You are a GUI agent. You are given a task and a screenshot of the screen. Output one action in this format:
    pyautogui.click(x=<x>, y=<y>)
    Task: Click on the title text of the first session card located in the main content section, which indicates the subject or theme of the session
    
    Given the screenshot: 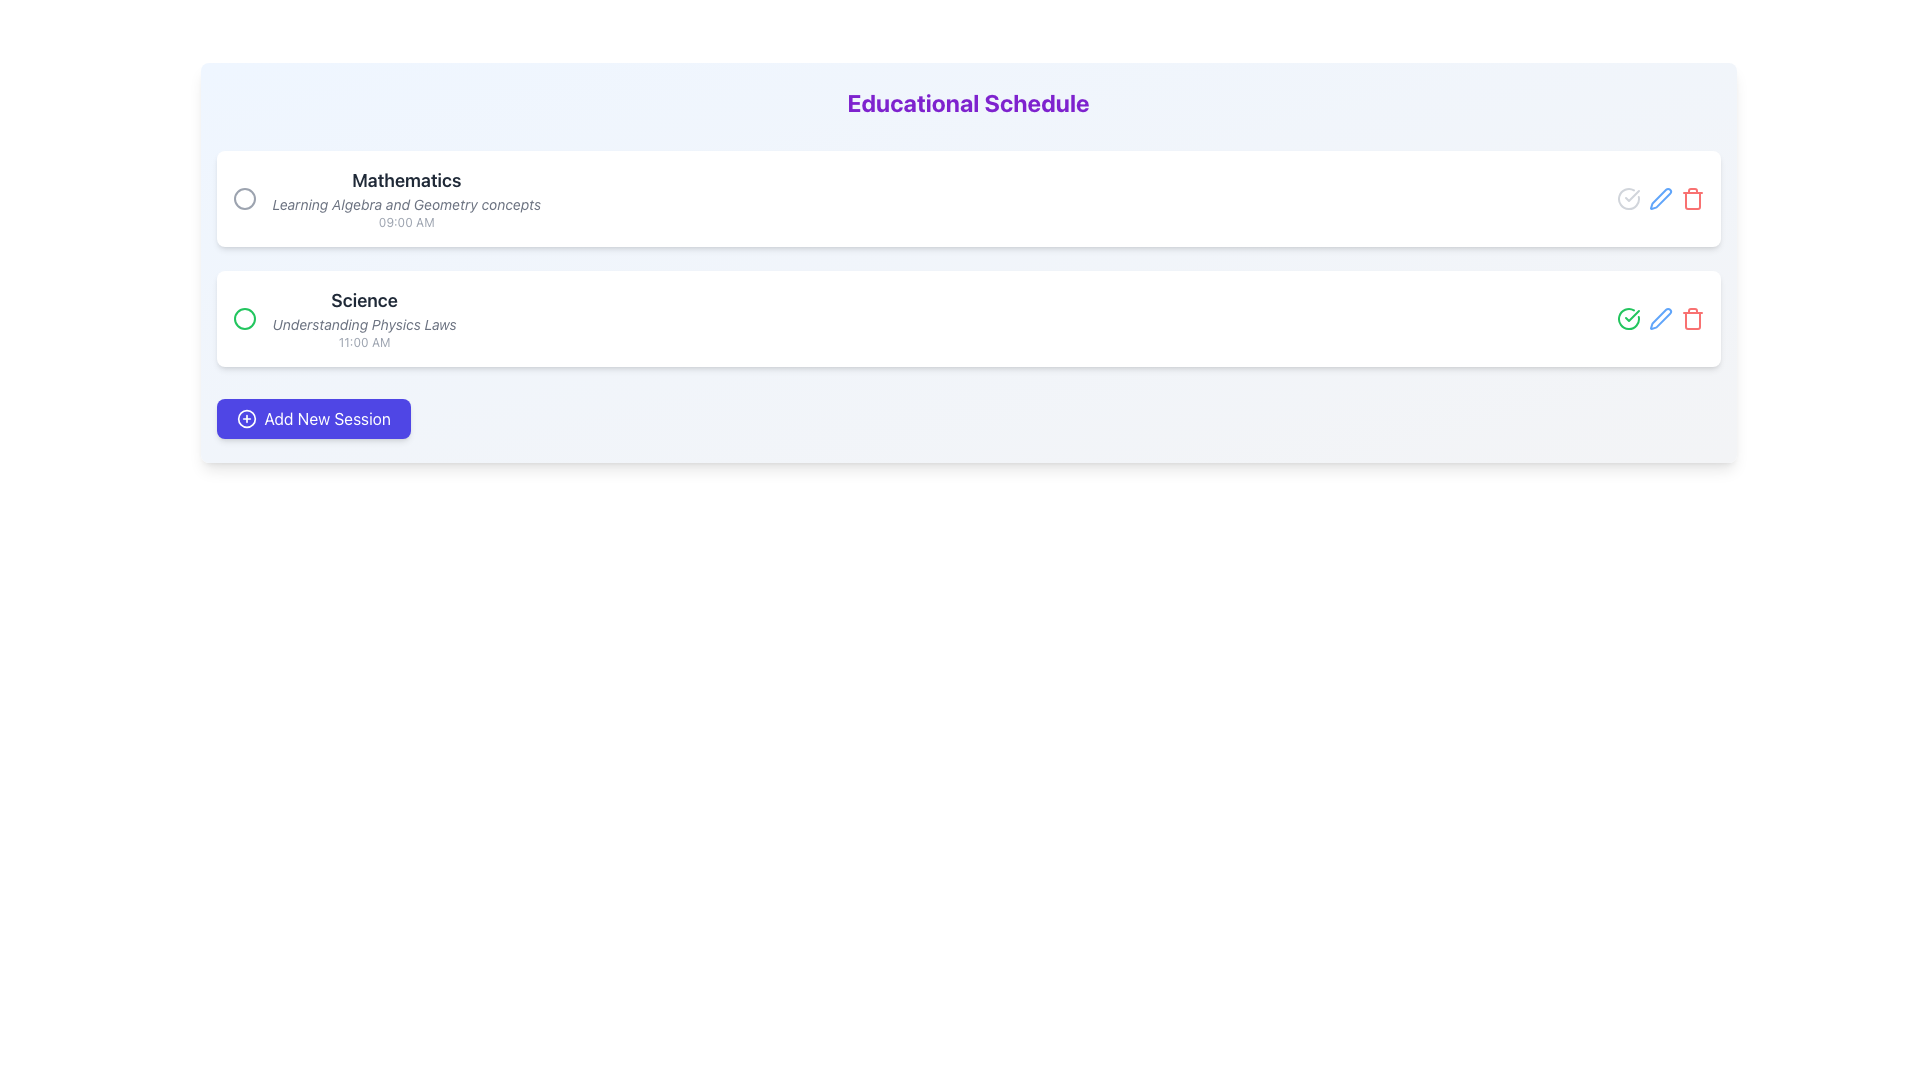 What is the action you would take?
    pyautogui.click(x=405, y=181)
    